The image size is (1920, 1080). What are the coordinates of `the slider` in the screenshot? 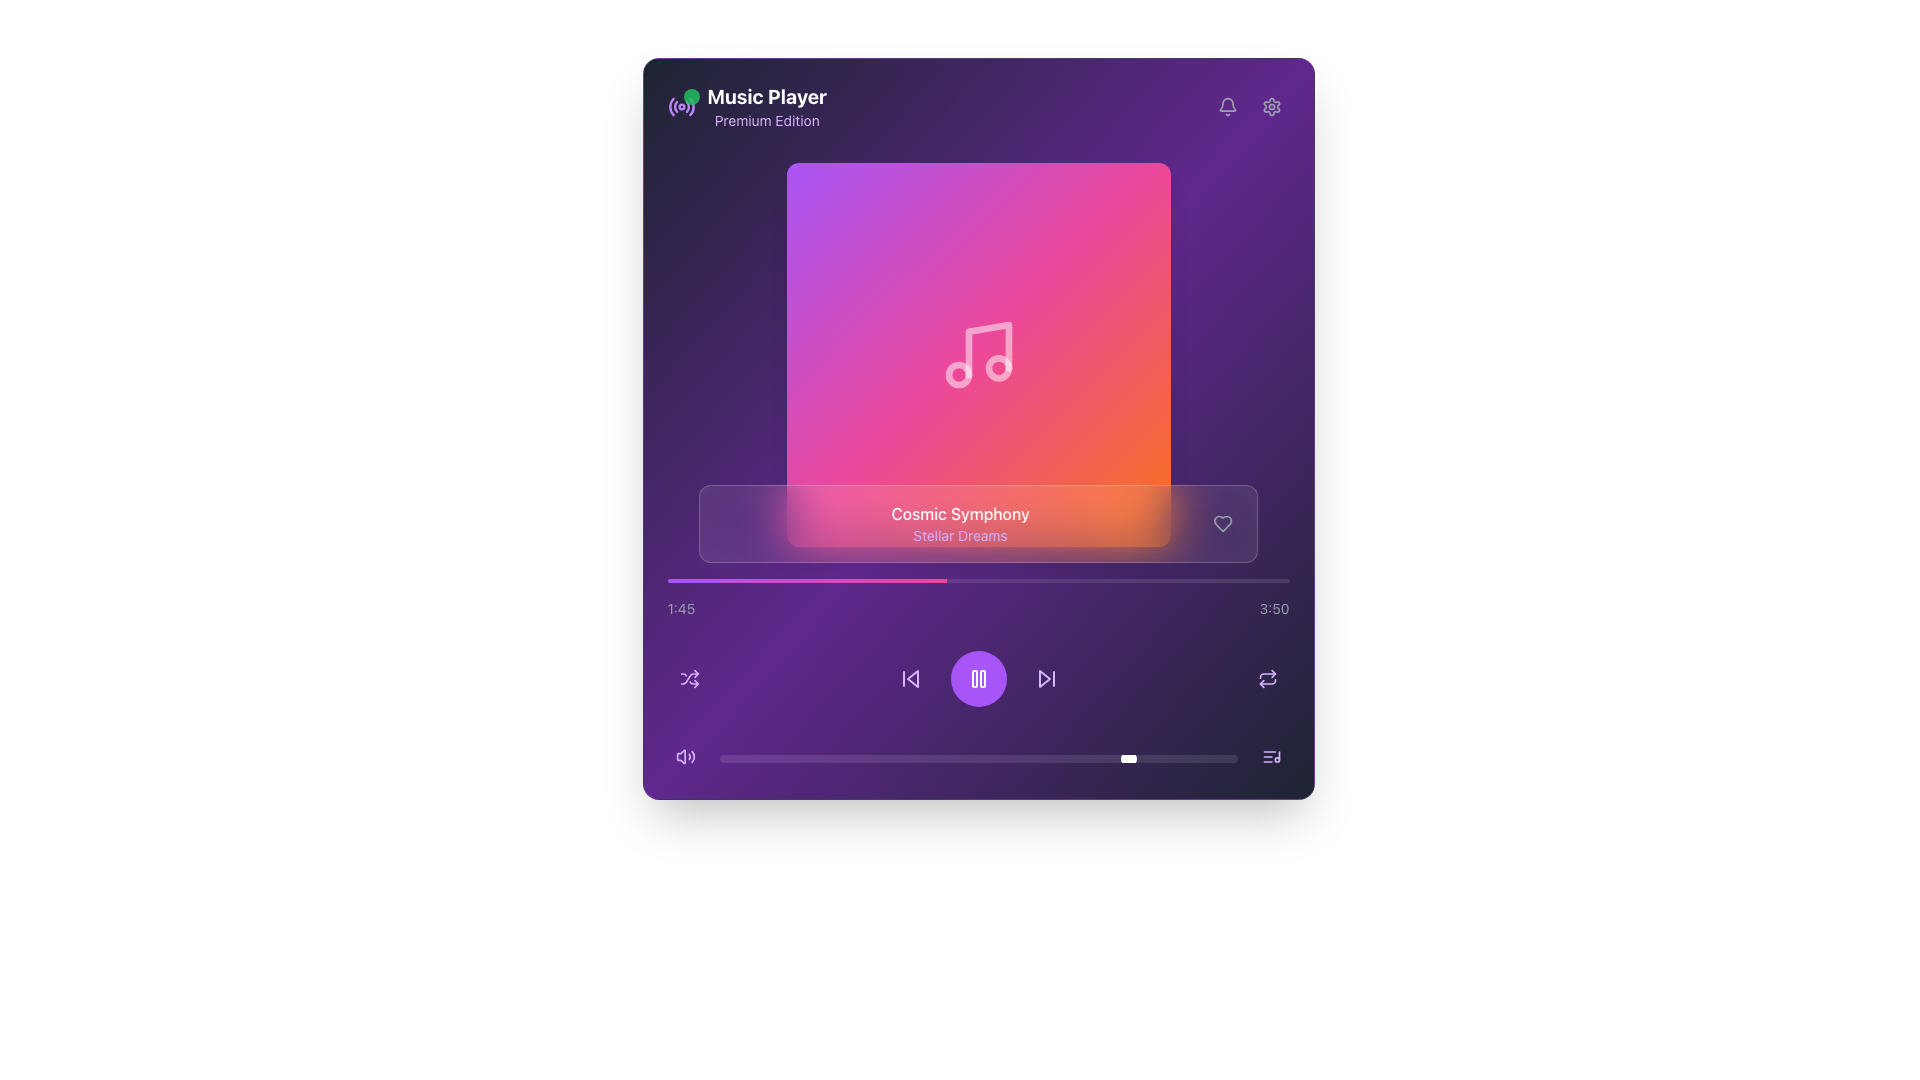 It's located at (828, 759).